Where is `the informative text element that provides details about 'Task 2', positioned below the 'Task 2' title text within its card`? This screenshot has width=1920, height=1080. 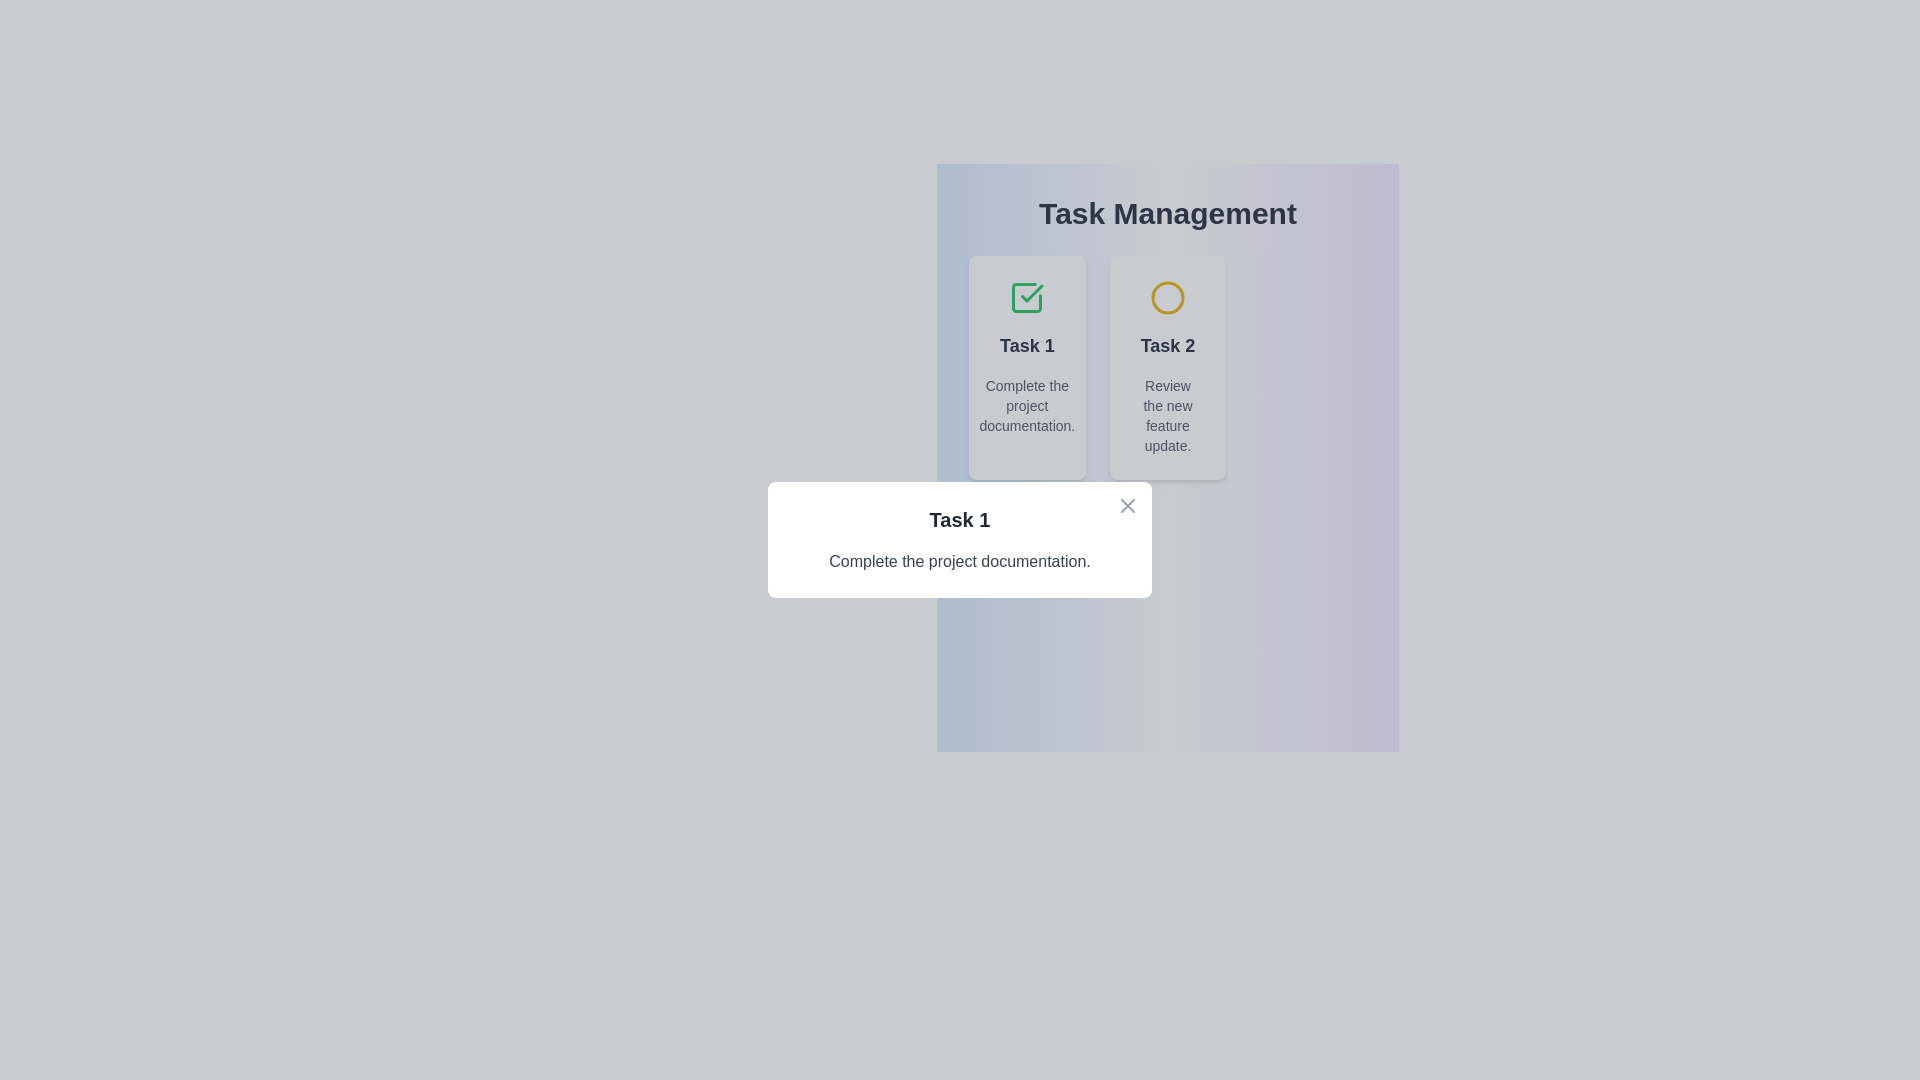 the informative text element that provides details about 'Task 2', positioned below the 'Task 2' title text within its card is located at coordinates (1167, 415).